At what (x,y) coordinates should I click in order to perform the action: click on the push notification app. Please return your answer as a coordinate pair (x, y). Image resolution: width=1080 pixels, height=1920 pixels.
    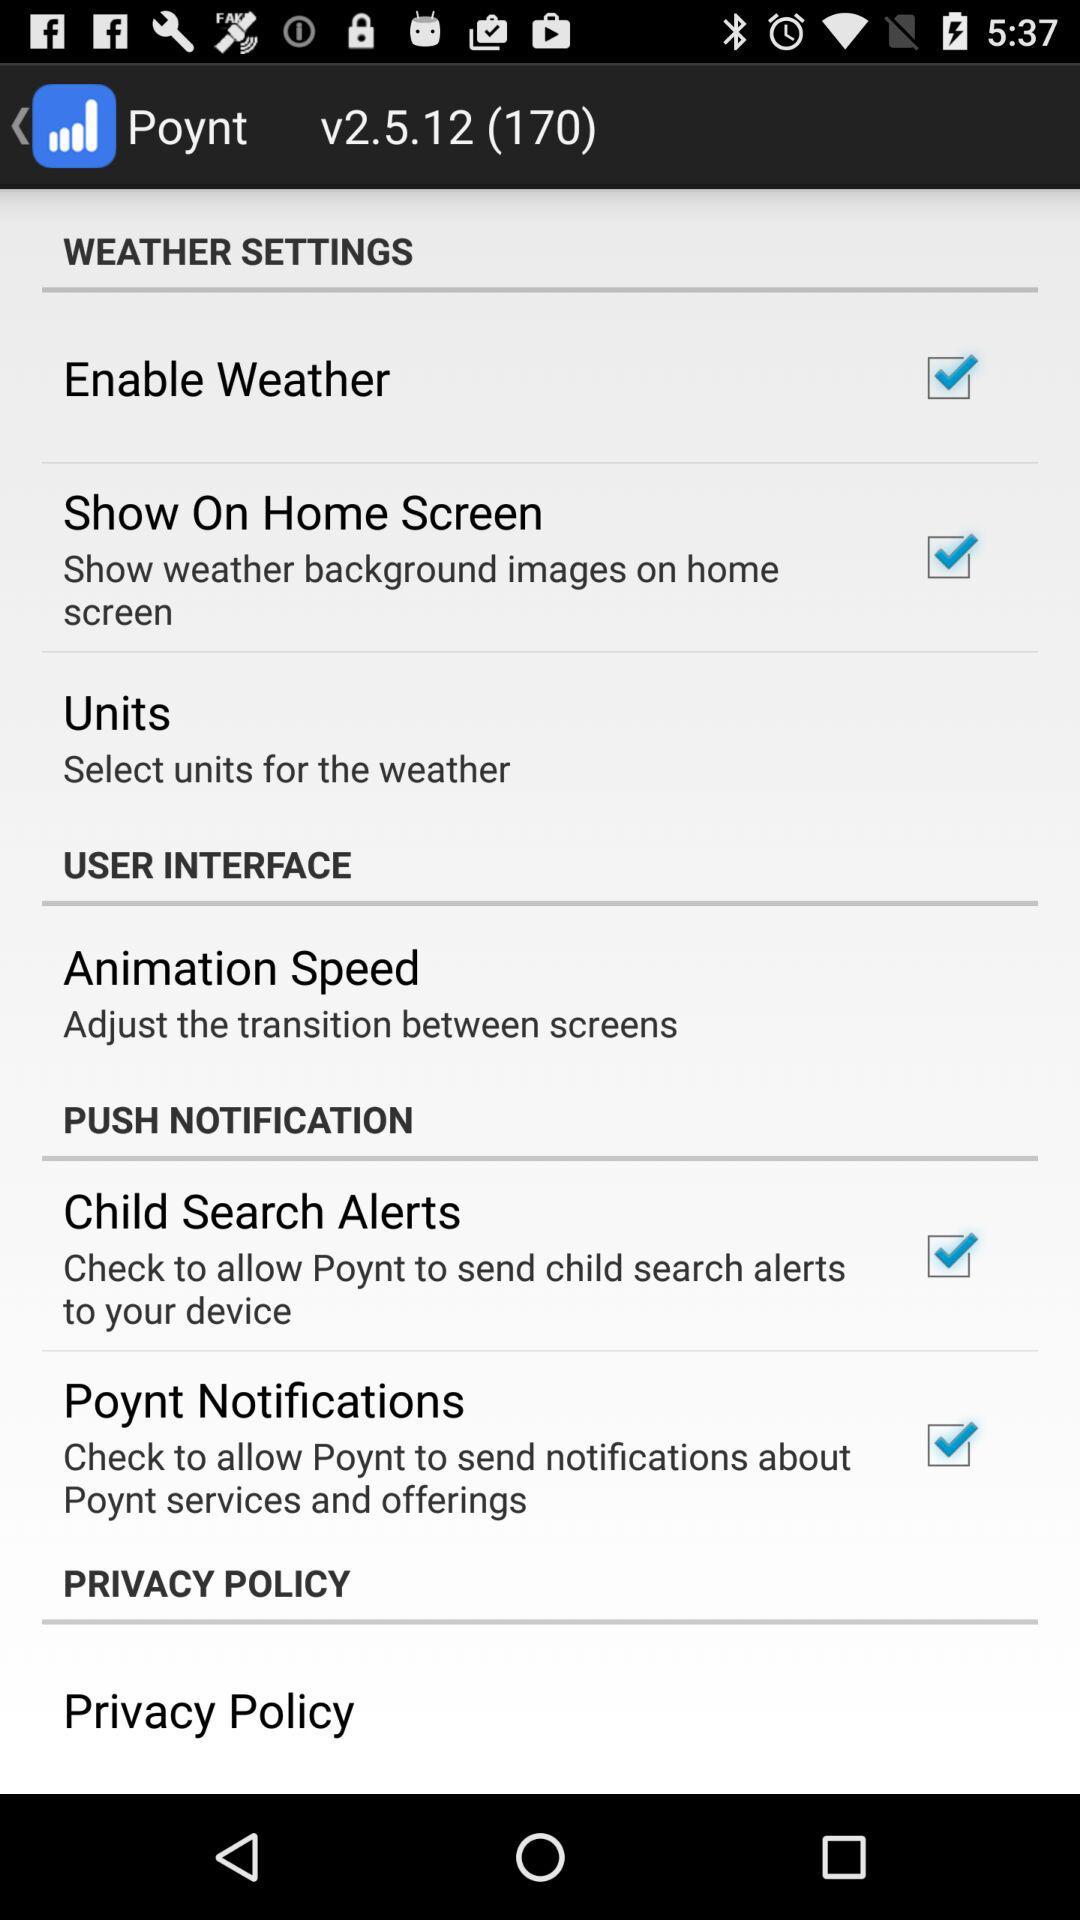
    Looking at the image, I should click on (540, 1117).